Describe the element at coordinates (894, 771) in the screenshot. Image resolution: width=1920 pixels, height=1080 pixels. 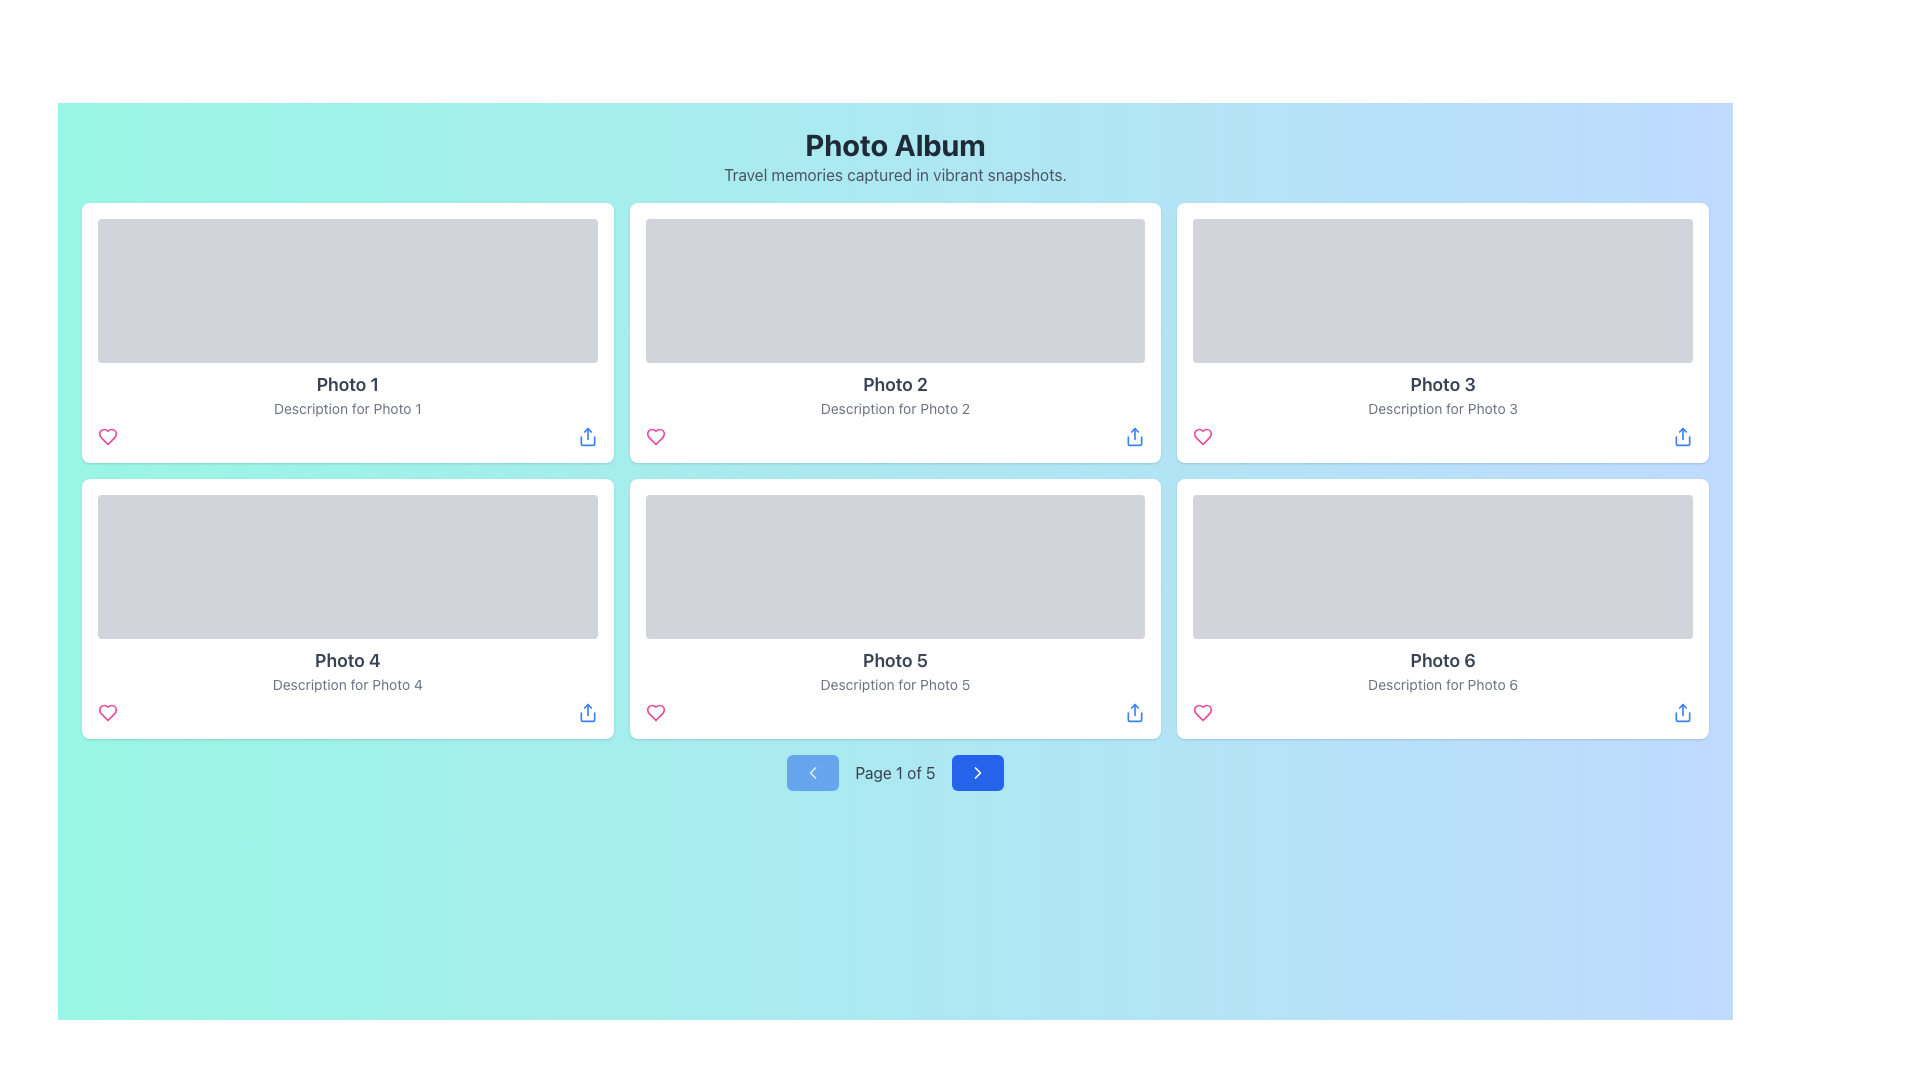
I see `the Text Display element that shows 'Page 1 of 5', located at the center of the pagination control, positioned at the bottom of the page` at that location.